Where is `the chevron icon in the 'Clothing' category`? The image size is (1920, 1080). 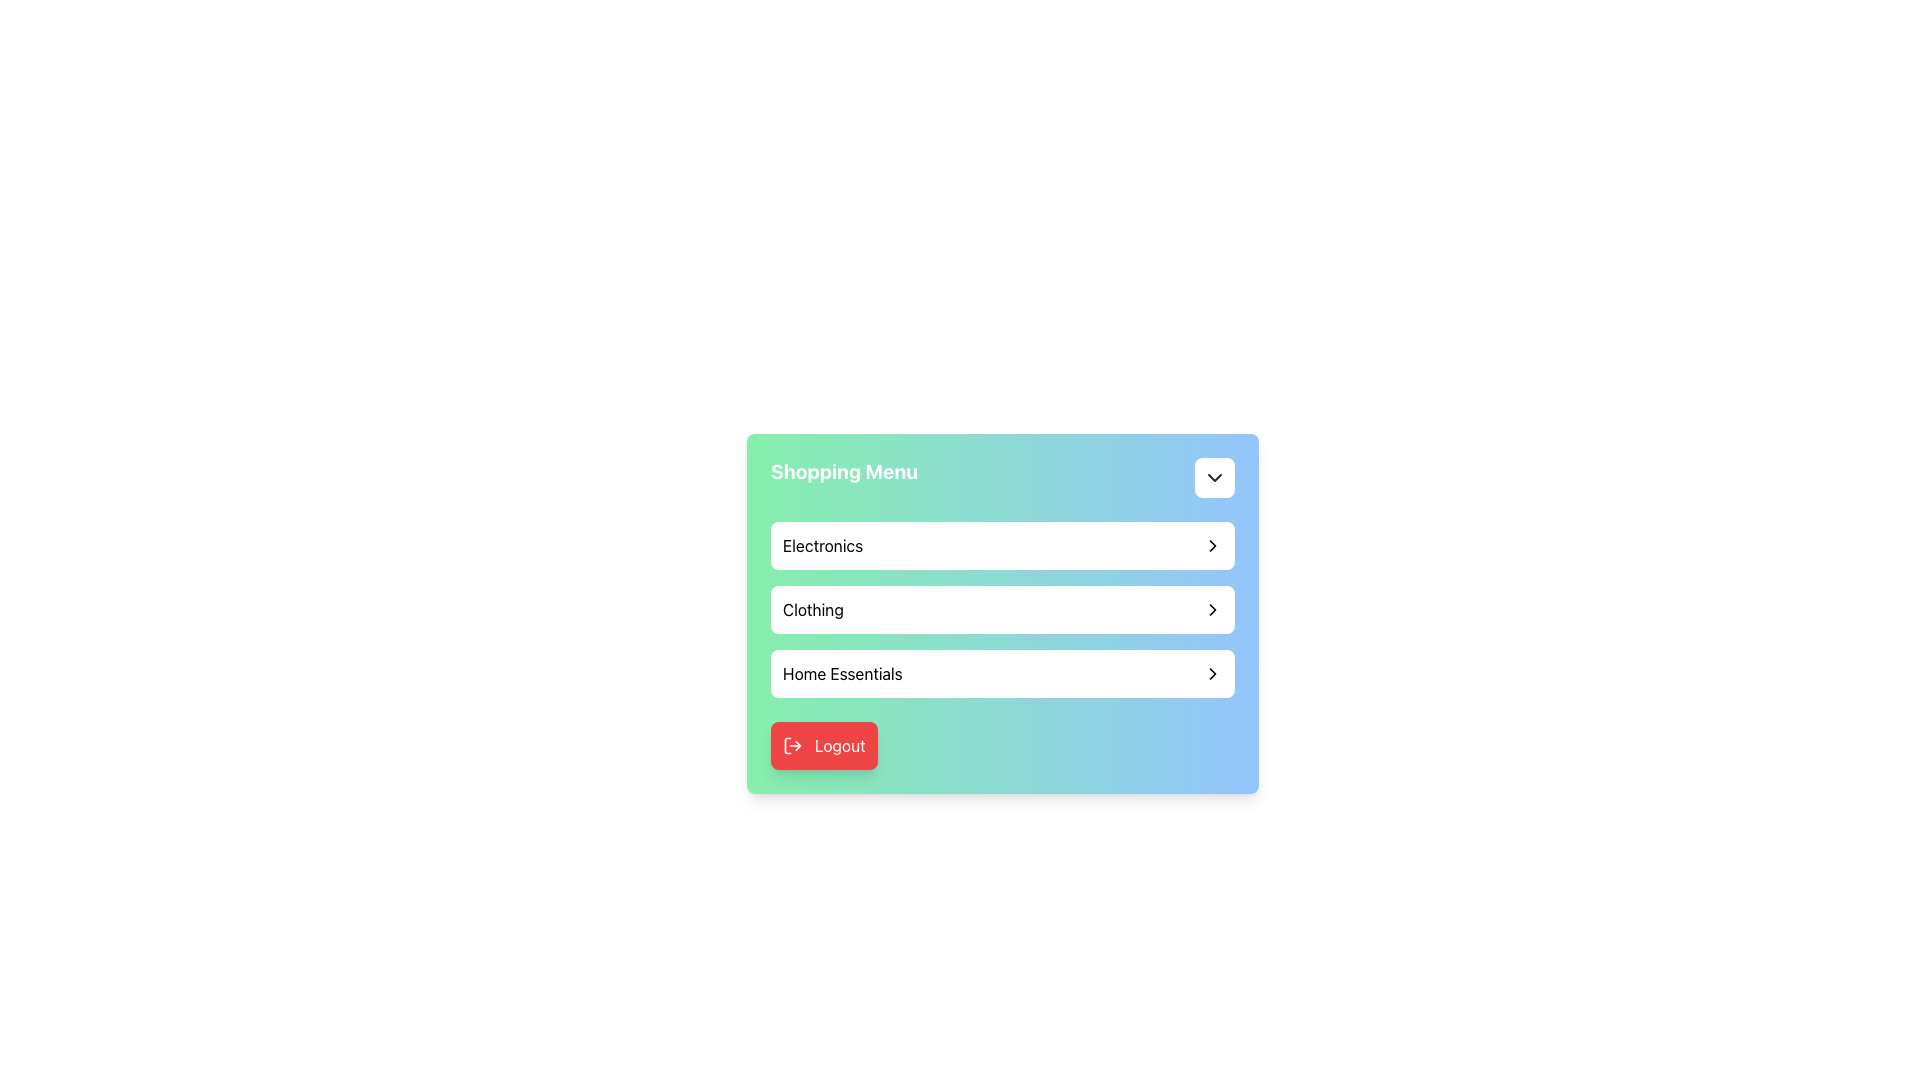 the chevron icon in the 'Clothing' category is located at coordinates (1212, 608).